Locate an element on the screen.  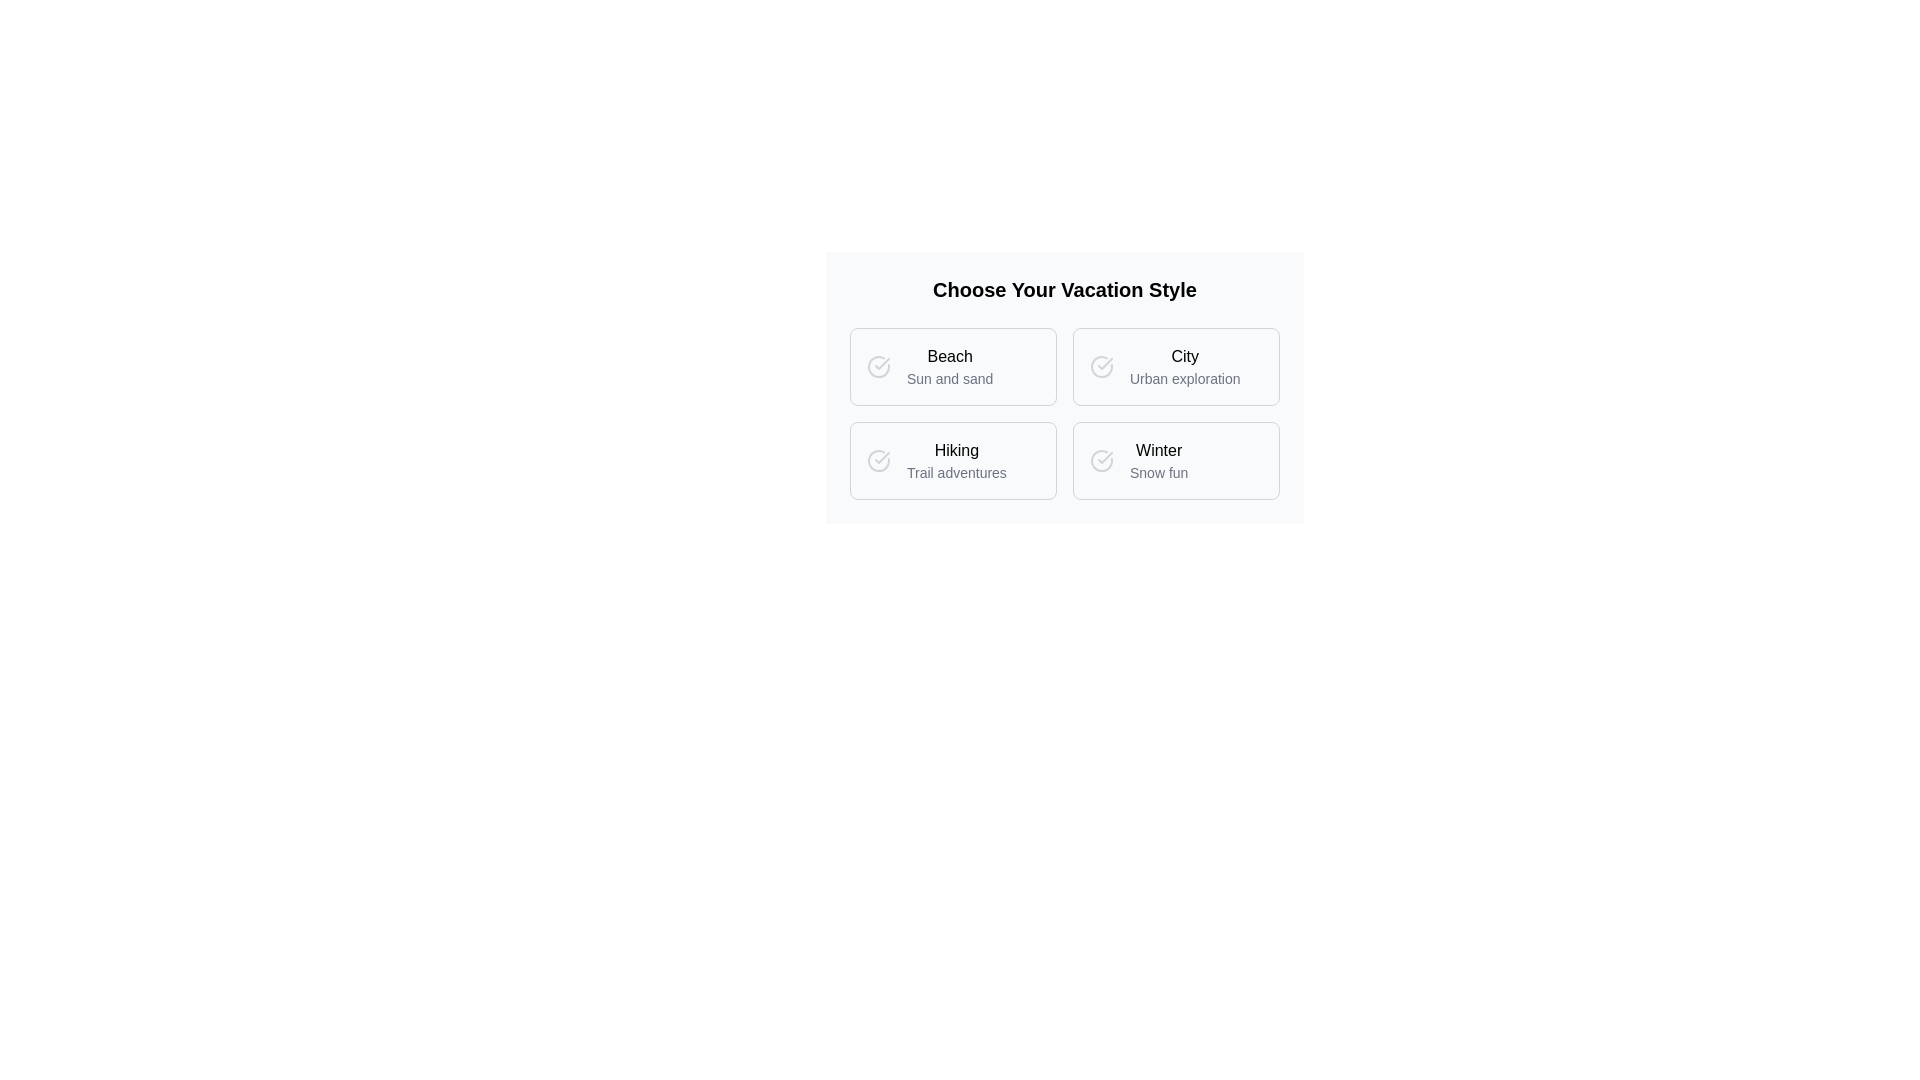
the 'Winter' text label, which is the first selectable option in the bottom-right quadrant of the grid layout is located at coordinates (1159, 451).